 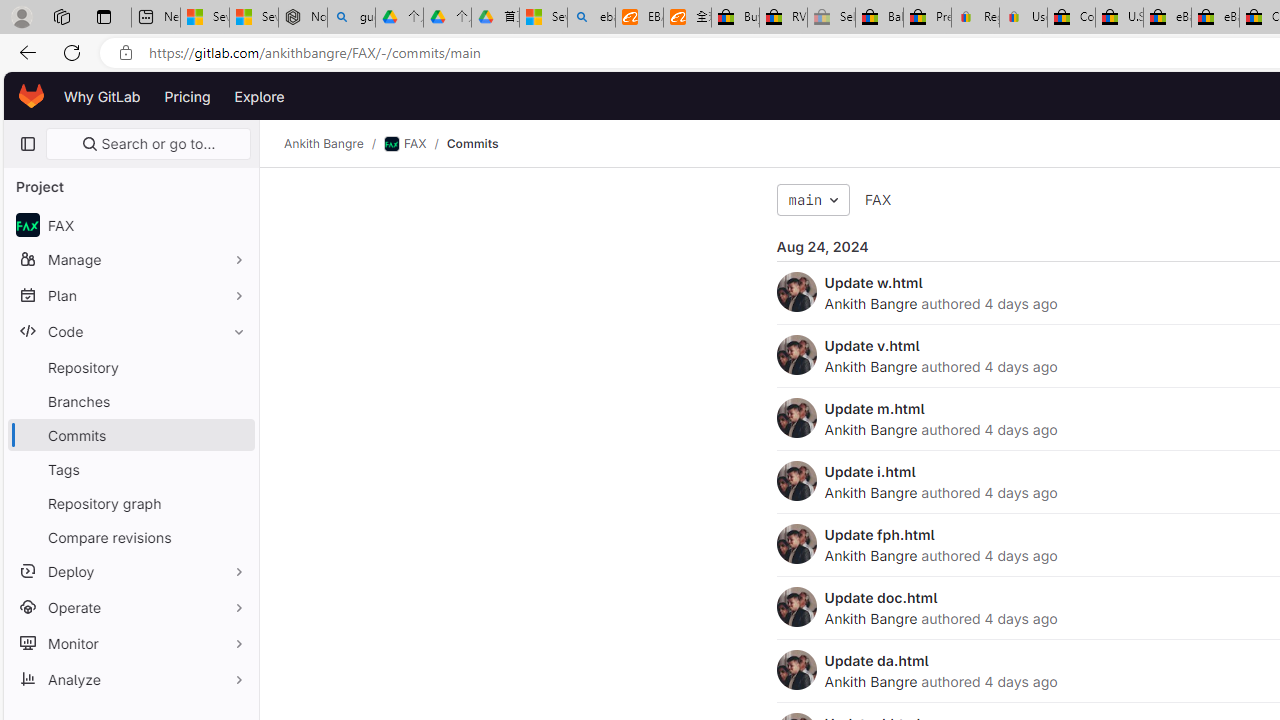 I want to click on 'Compare revisions', so click(x=130, y=536).